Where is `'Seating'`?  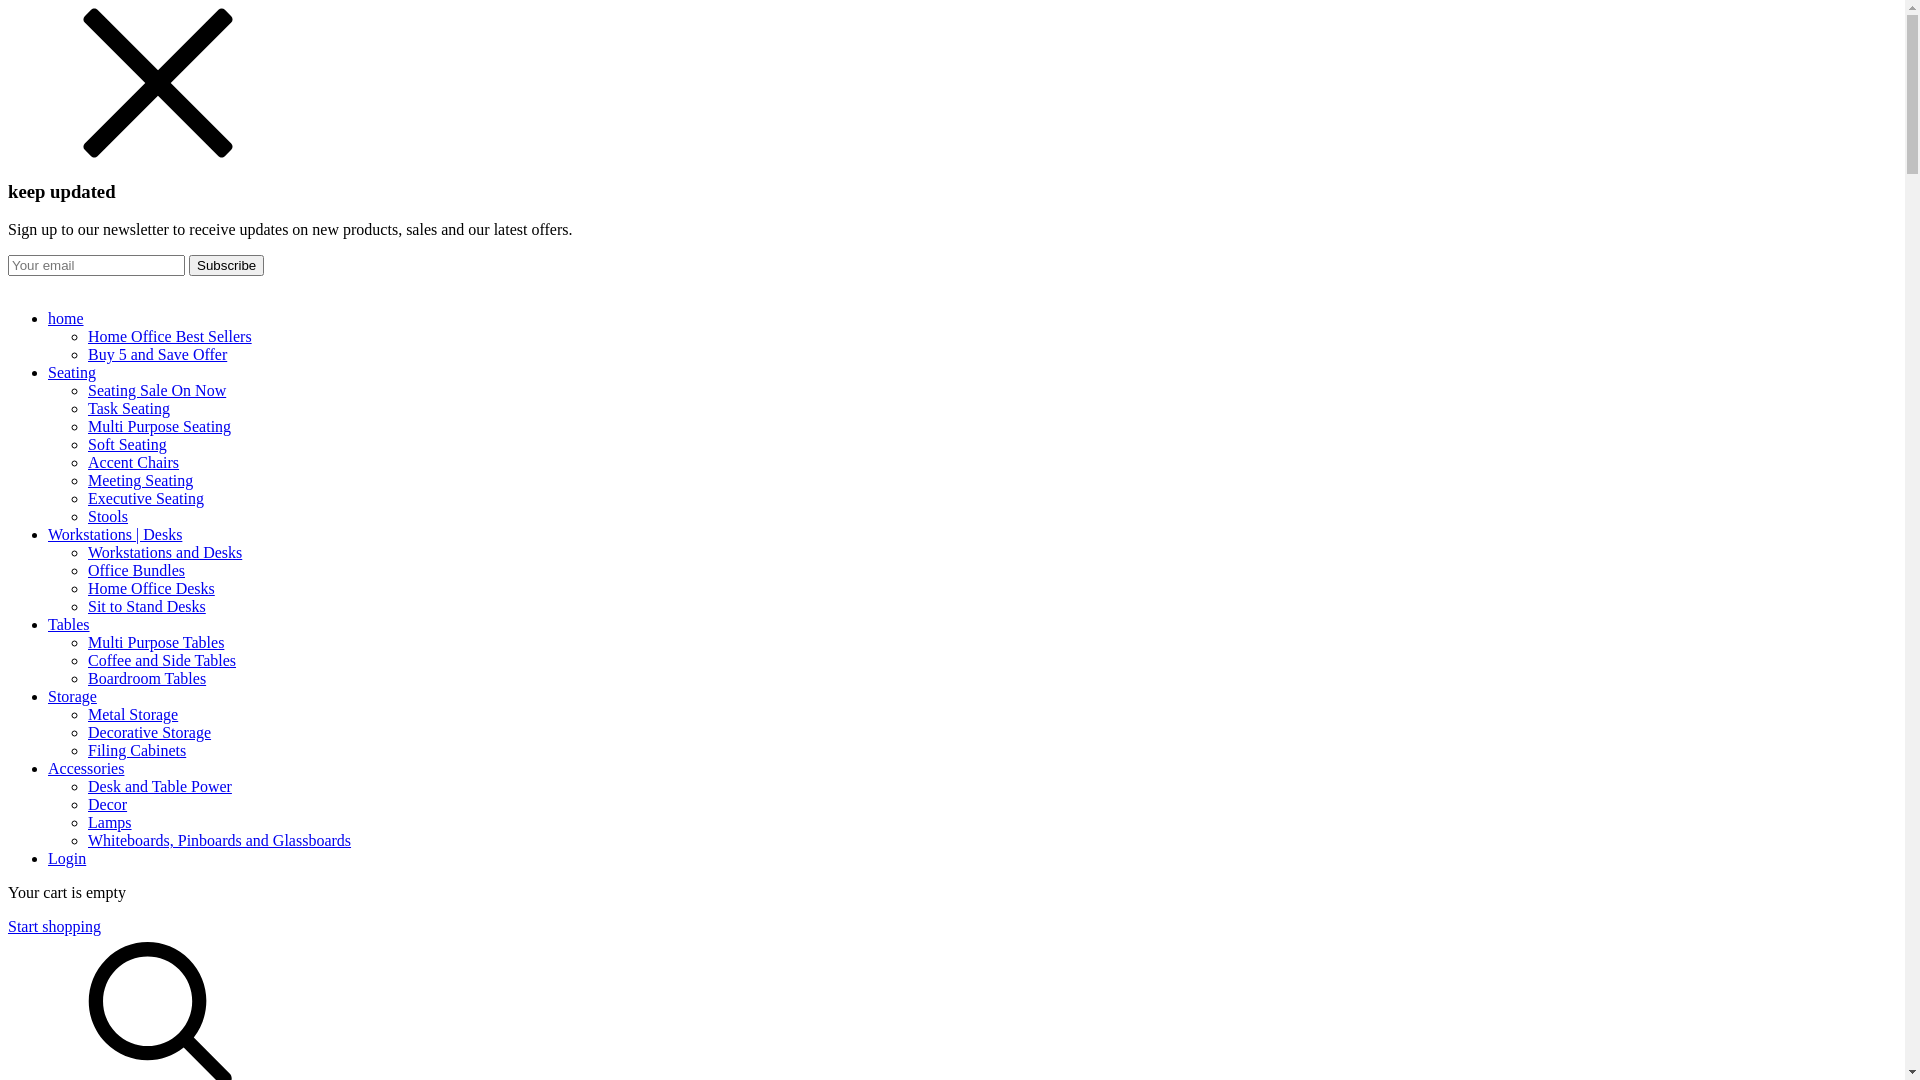 'Seating' is located at coordinates (972, 373).